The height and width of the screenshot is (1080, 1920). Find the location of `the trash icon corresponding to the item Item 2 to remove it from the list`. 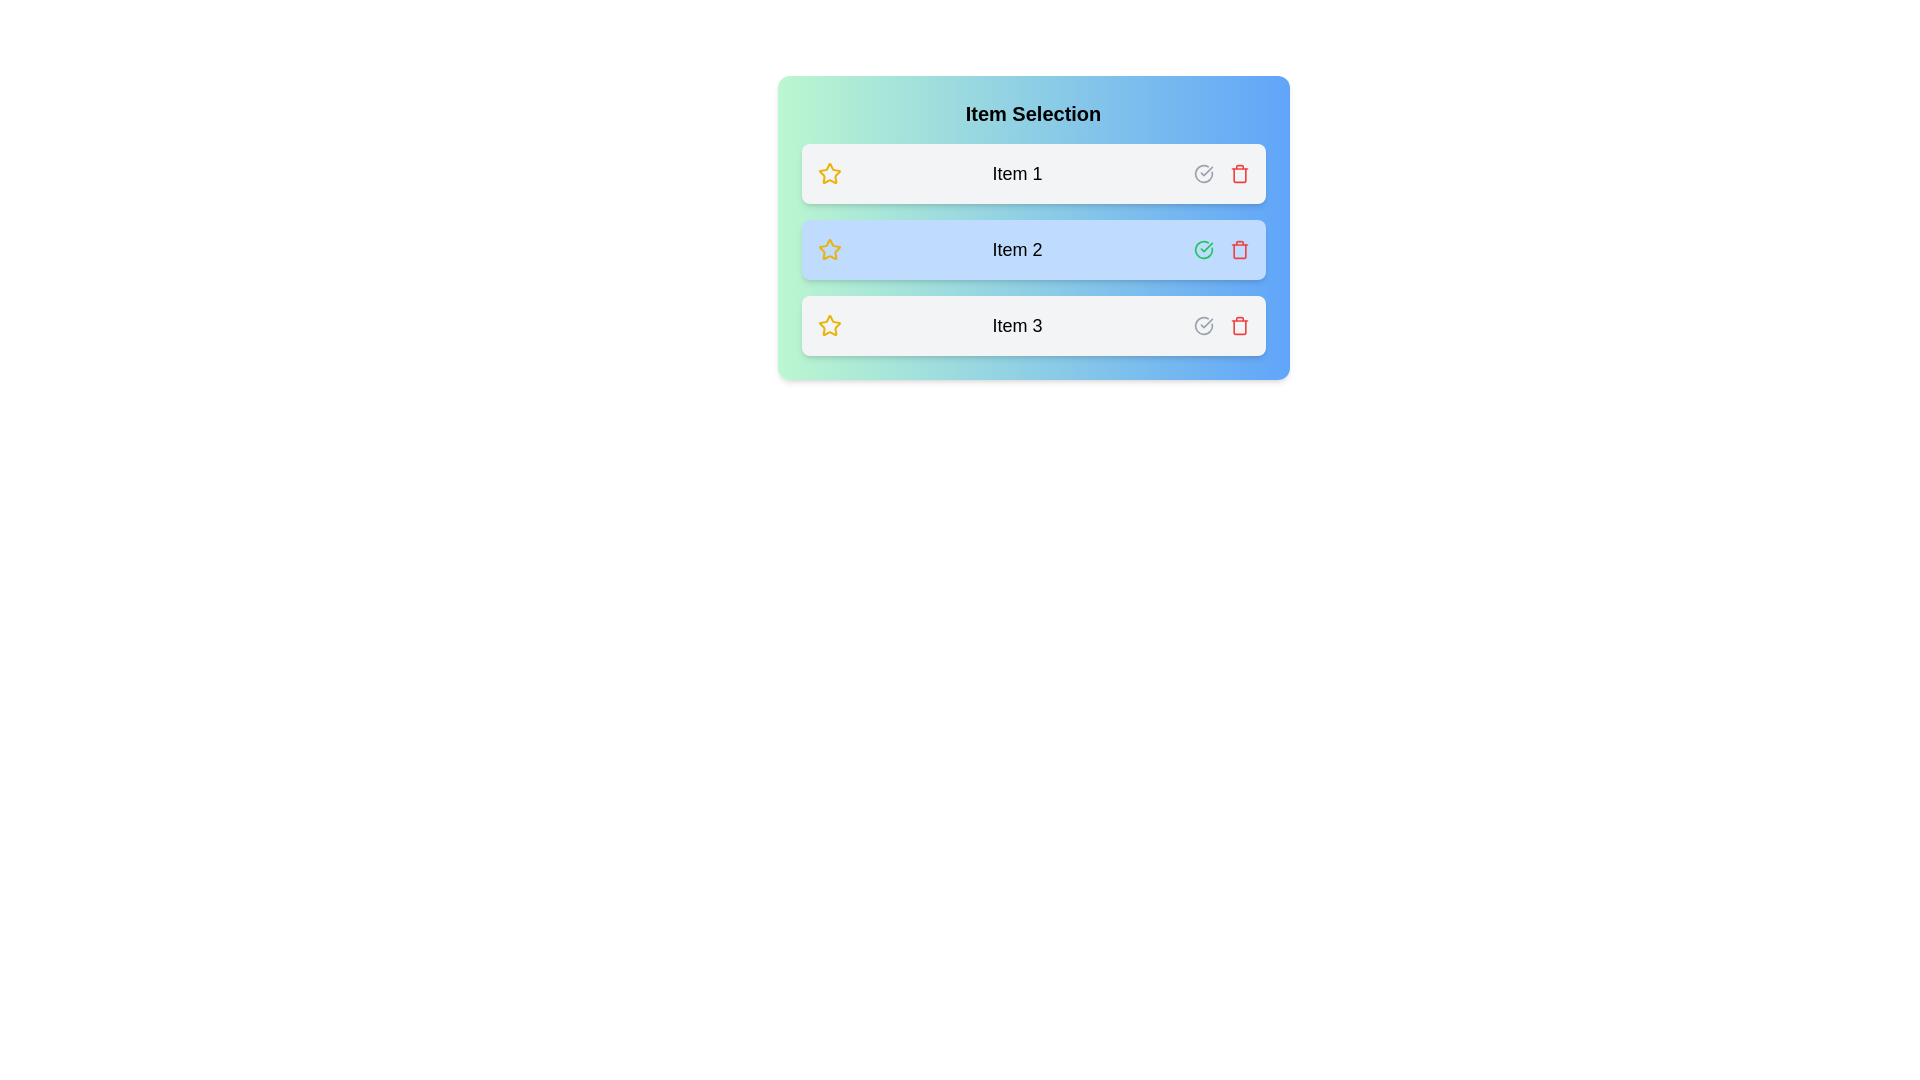

the trash icon corresponding to the item Item 2 to remove it from the list is located at coordinates (1238, 249).